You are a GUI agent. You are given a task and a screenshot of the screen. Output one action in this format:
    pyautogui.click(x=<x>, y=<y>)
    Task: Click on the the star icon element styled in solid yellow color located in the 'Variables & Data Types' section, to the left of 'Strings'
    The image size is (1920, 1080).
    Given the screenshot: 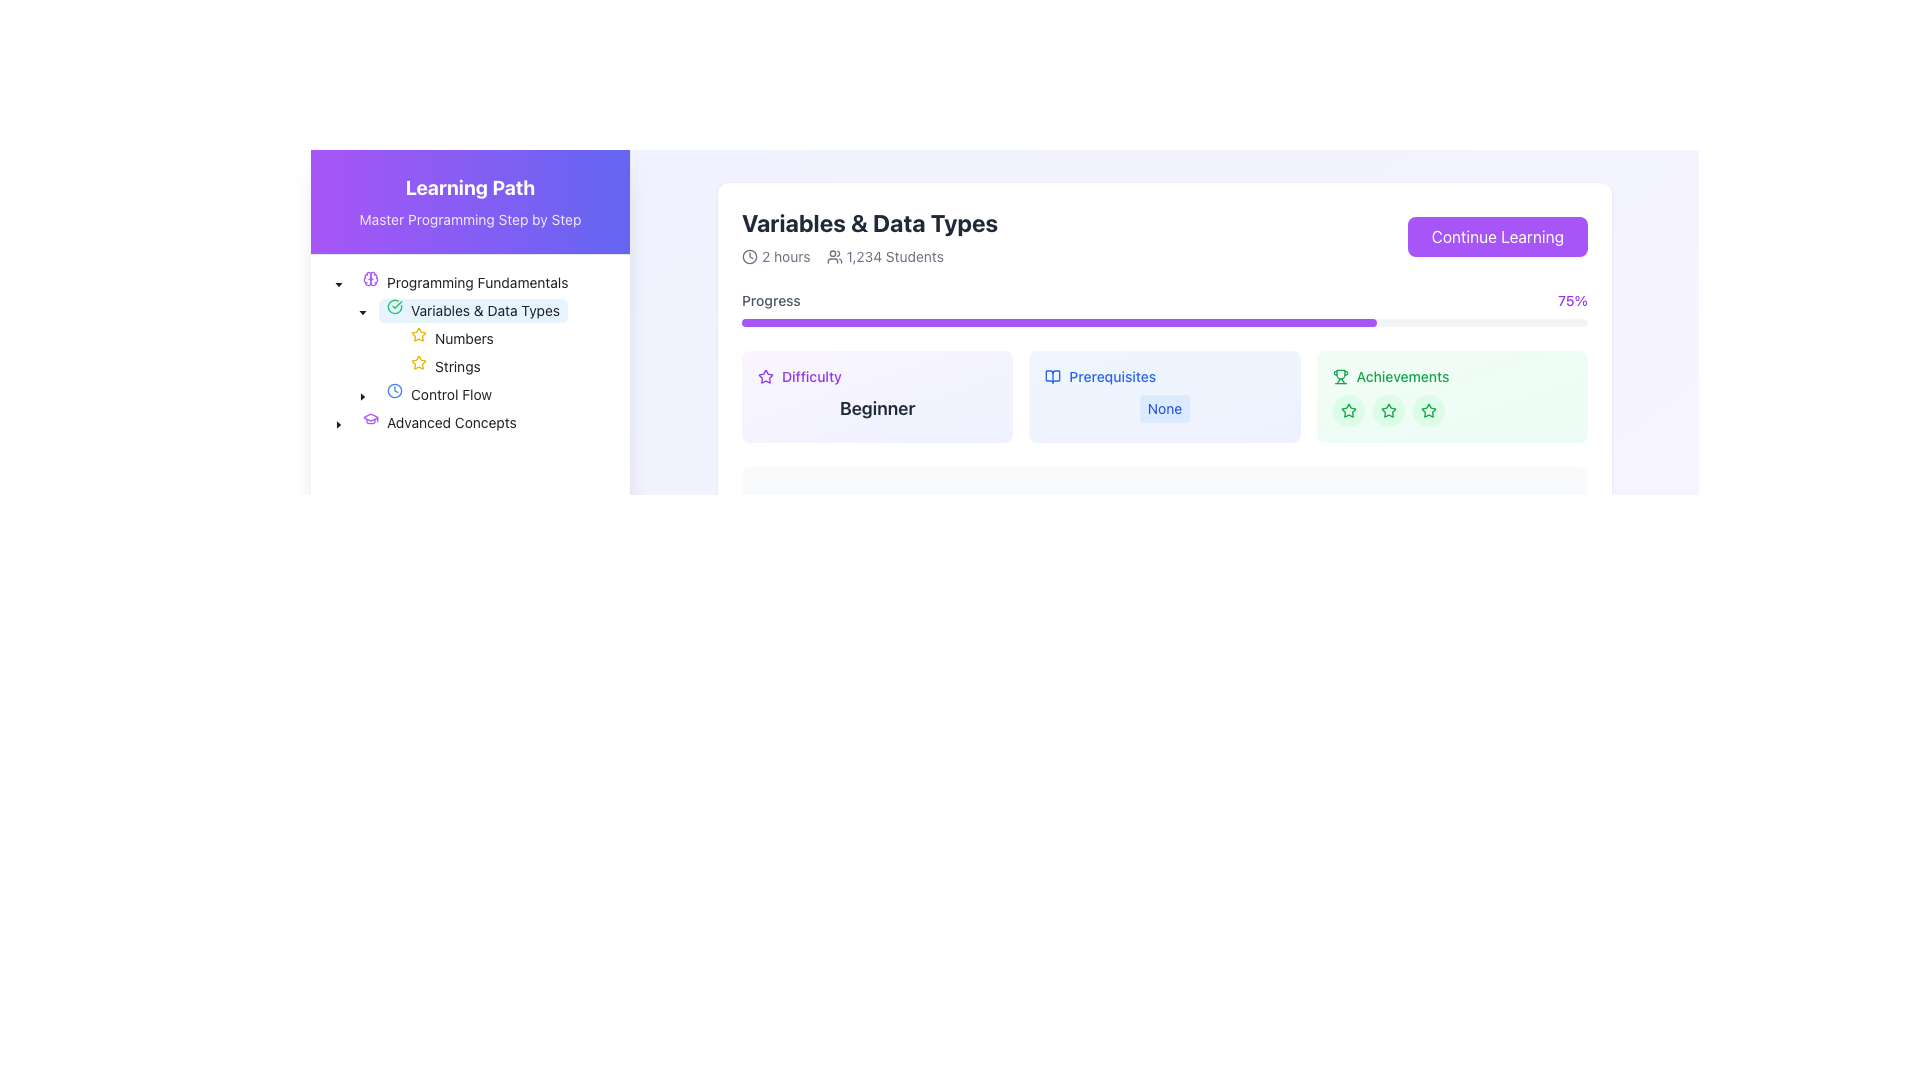 What is the action you would take?
    pyautogui.click(x=417, y=334)
    